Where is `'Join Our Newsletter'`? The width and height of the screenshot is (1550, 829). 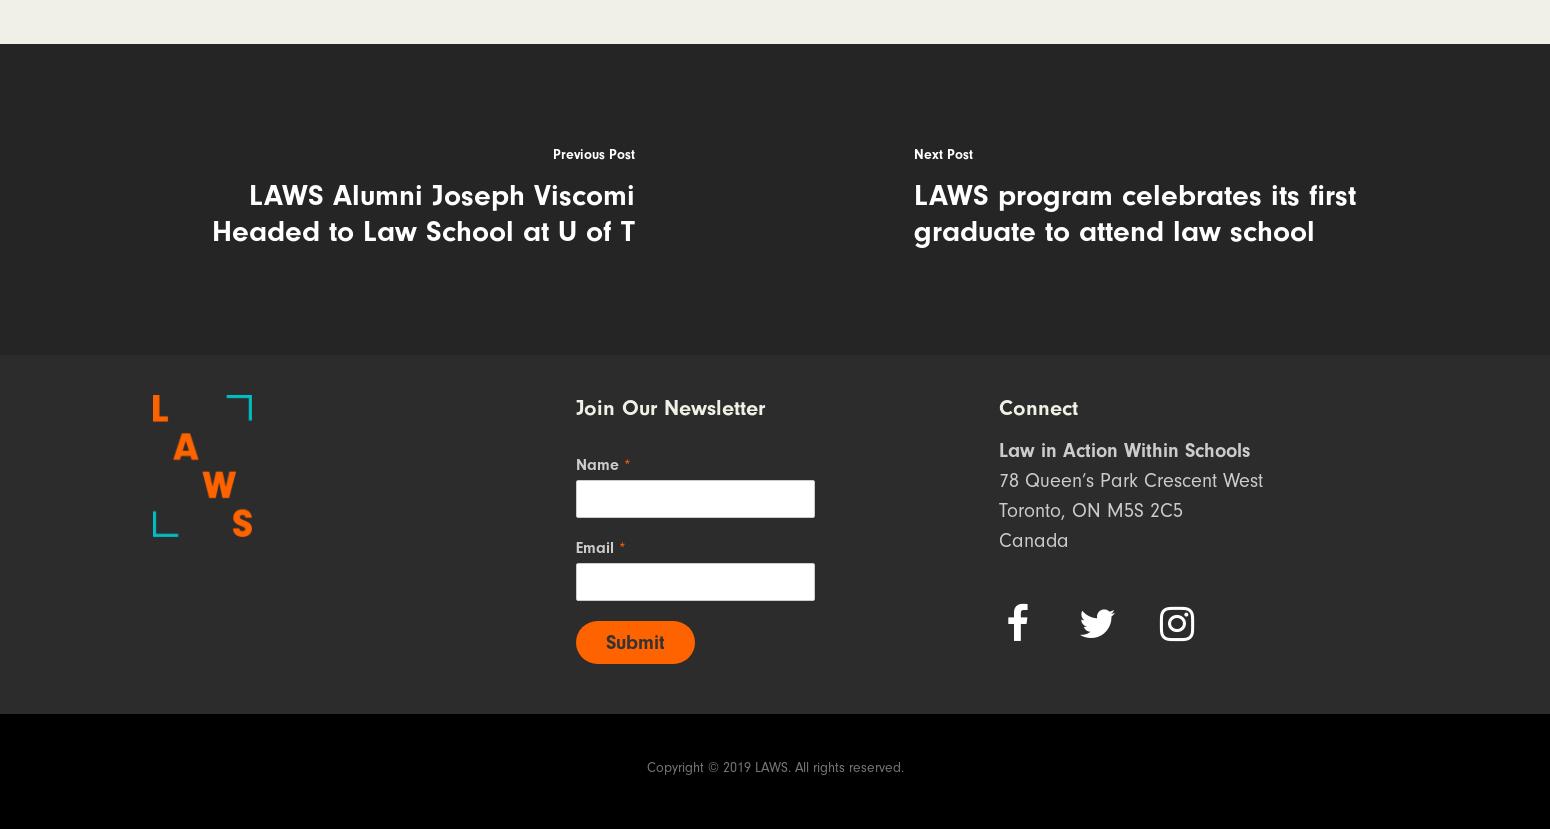 'Join Our Newsletter' is located at coordinates (668, 408).